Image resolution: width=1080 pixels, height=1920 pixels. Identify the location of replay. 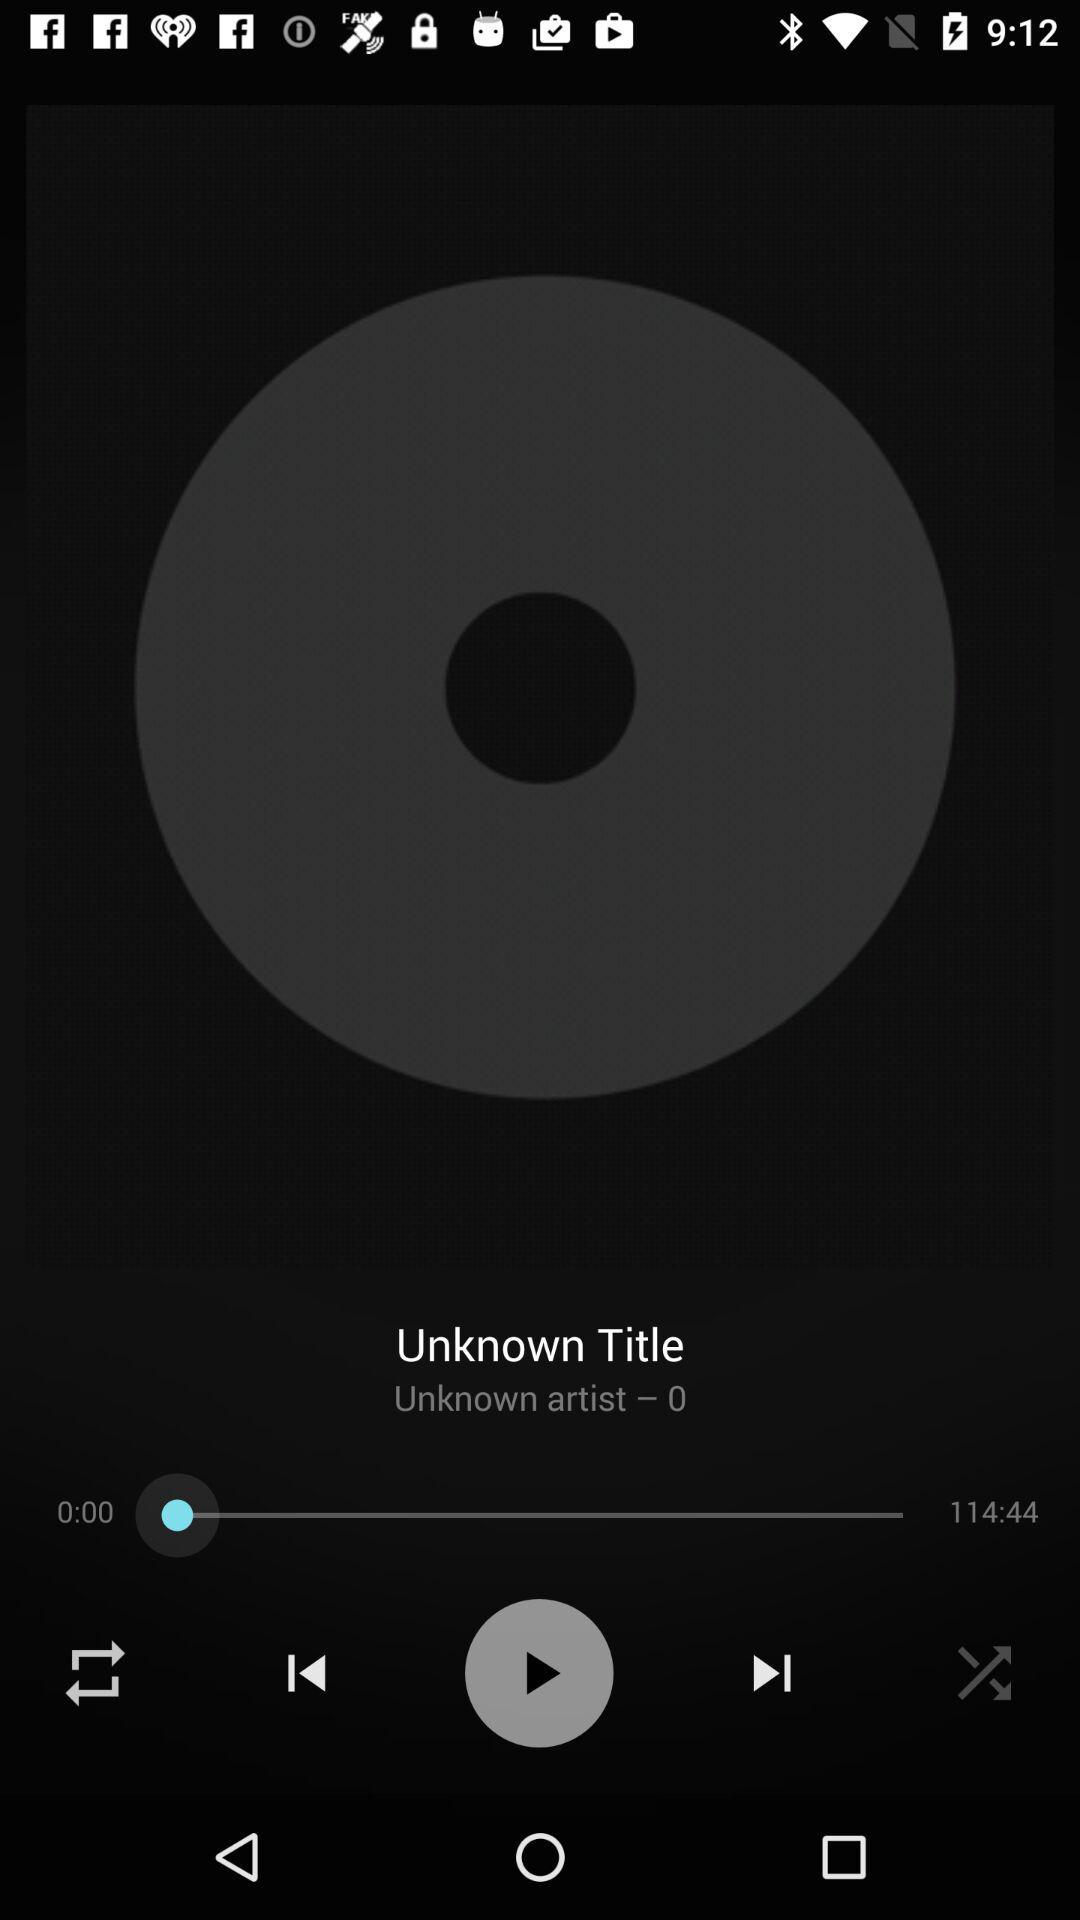
(95, 1673).